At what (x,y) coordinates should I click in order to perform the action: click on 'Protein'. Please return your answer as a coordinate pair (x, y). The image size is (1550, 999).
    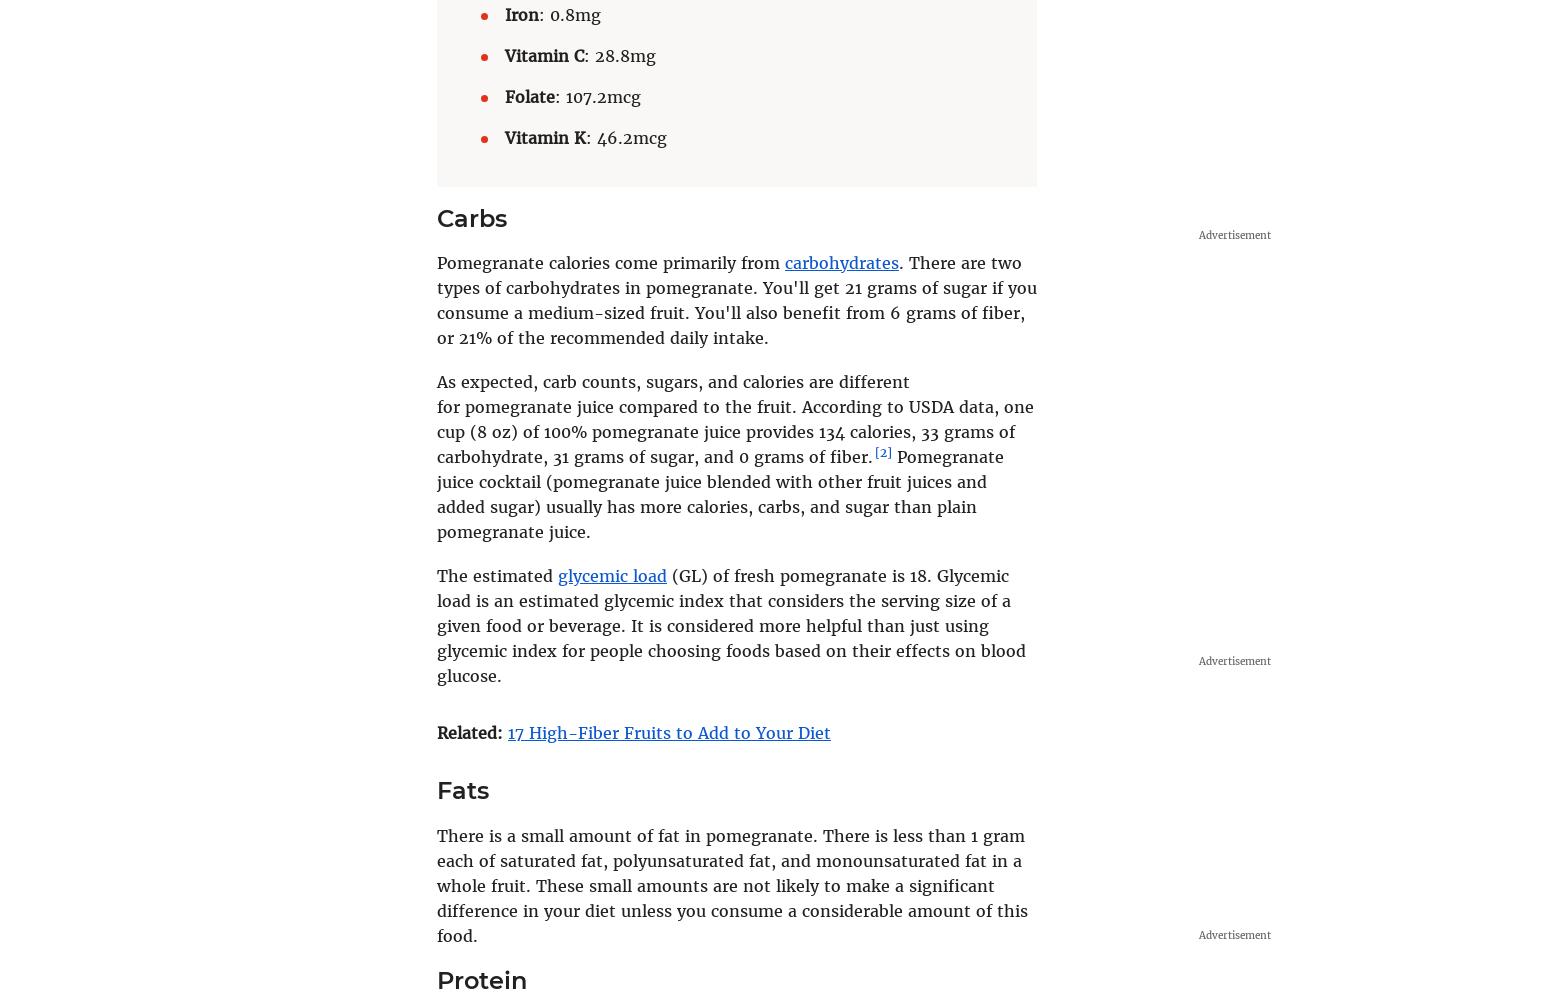
    Looking at the image, I should click on (481, 978).